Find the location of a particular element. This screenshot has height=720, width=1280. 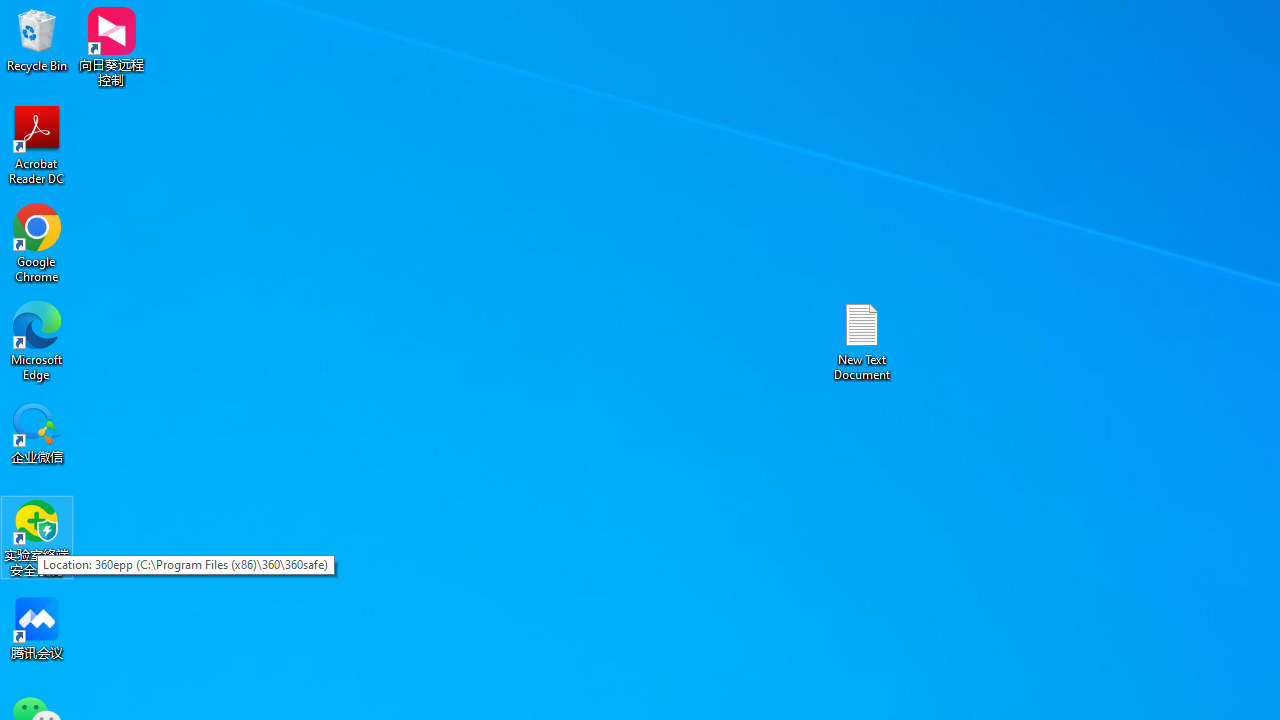

'Google Chrome' is located at coordinates (37, 242).